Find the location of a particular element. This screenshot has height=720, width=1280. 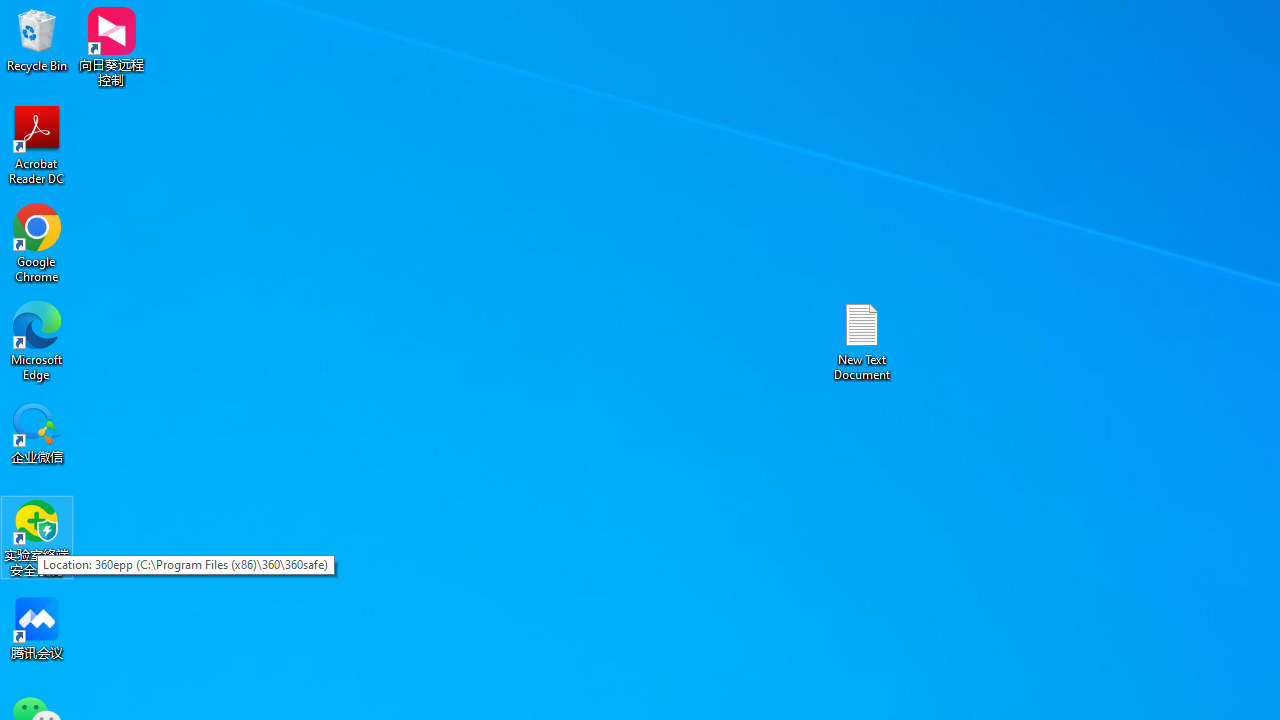

'Google Chrome' is located at coordinates (37, 242).